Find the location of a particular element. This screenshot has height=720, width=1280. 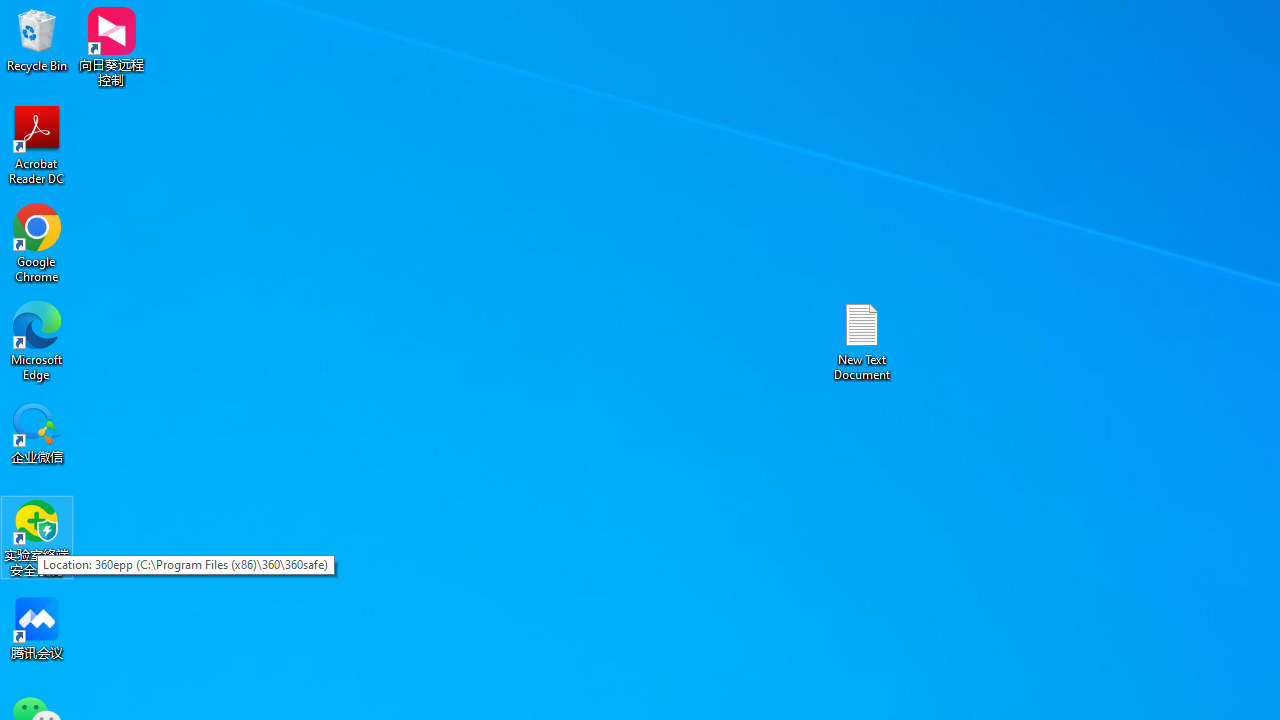

'Google Chrome' is located at coordinates (37, 242).